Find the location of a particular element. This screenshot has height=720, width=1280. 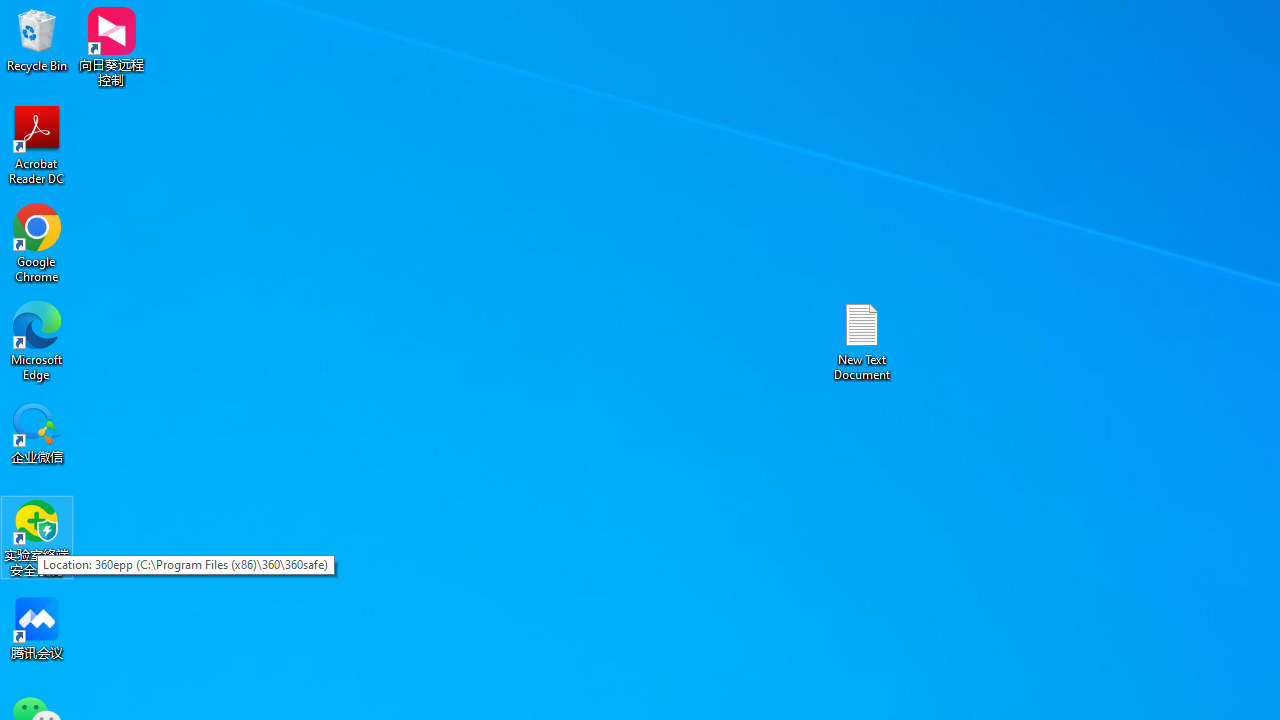

'Google Chrome' is located at coordinates (37, 242).